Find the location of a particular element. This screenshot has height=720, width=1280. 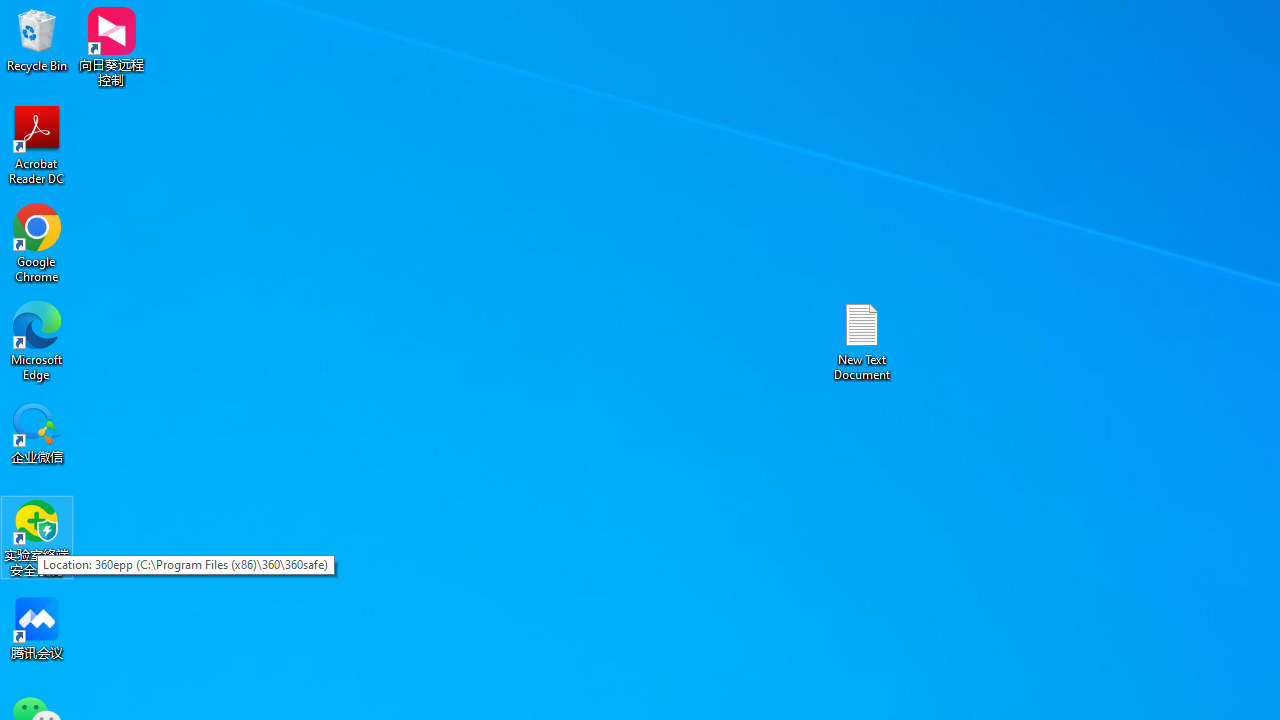

'Google Chrome' is located at coordinates (37, 242).